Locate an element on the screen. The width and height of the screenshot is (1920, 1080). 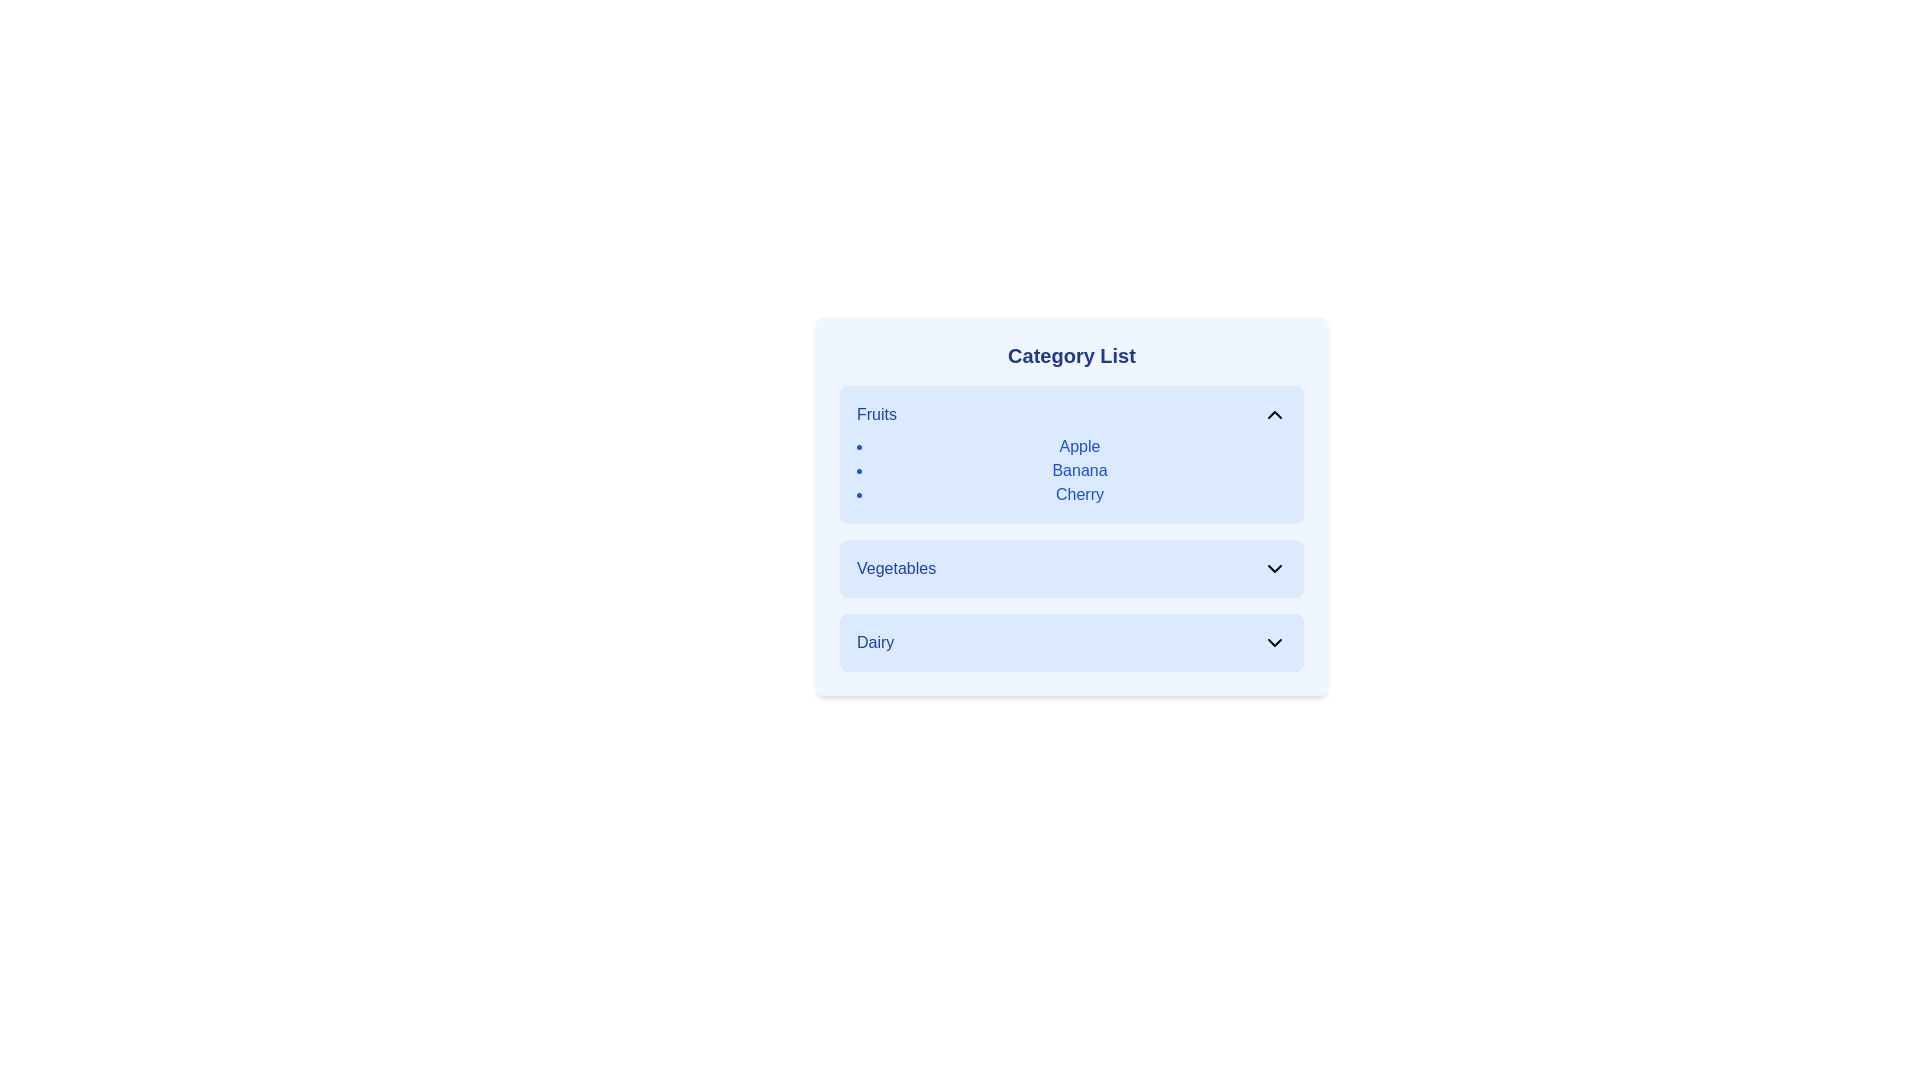
the 'Fruits' collapsible header for keyboard interaction is located at coordinates (1070, 414).